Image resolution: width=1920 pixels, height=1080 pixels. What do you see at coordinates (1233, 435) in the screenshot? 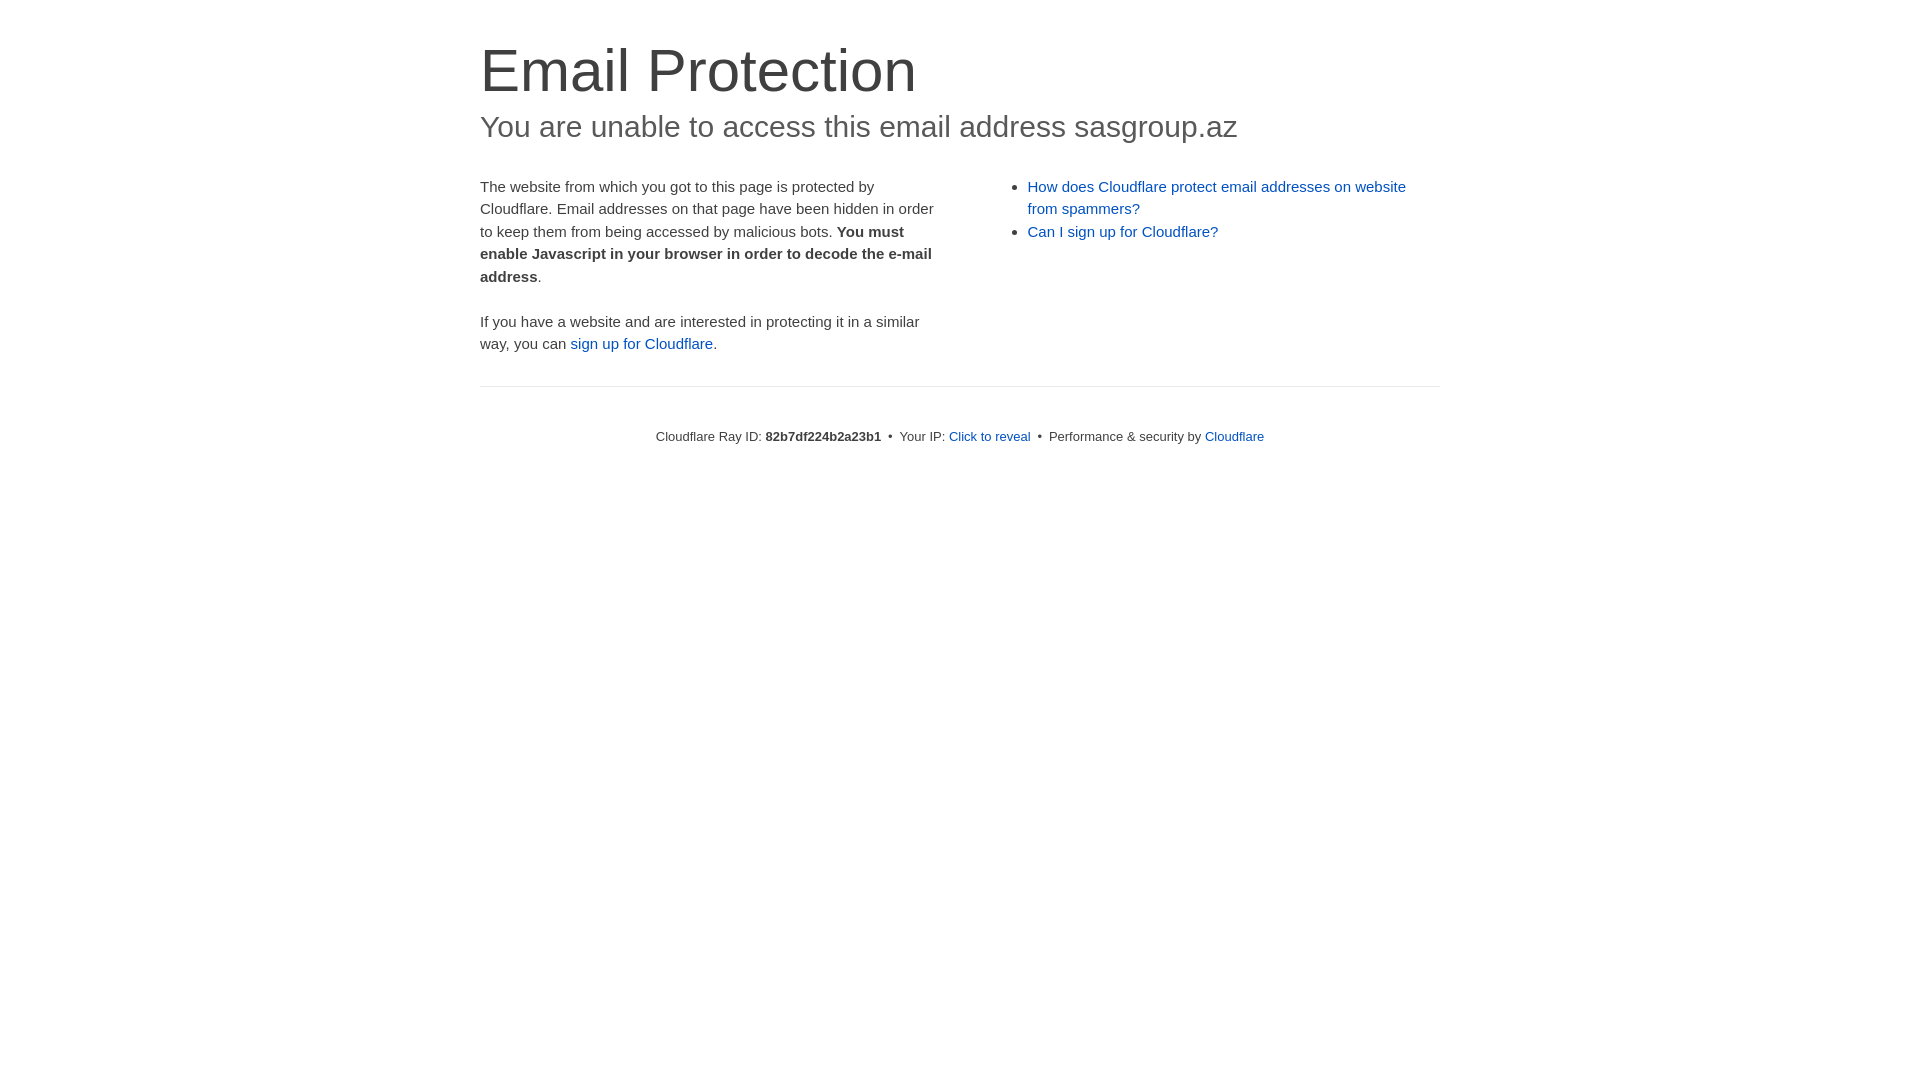
I see `'Cloudflare'` at bounding box center [1233, 435].